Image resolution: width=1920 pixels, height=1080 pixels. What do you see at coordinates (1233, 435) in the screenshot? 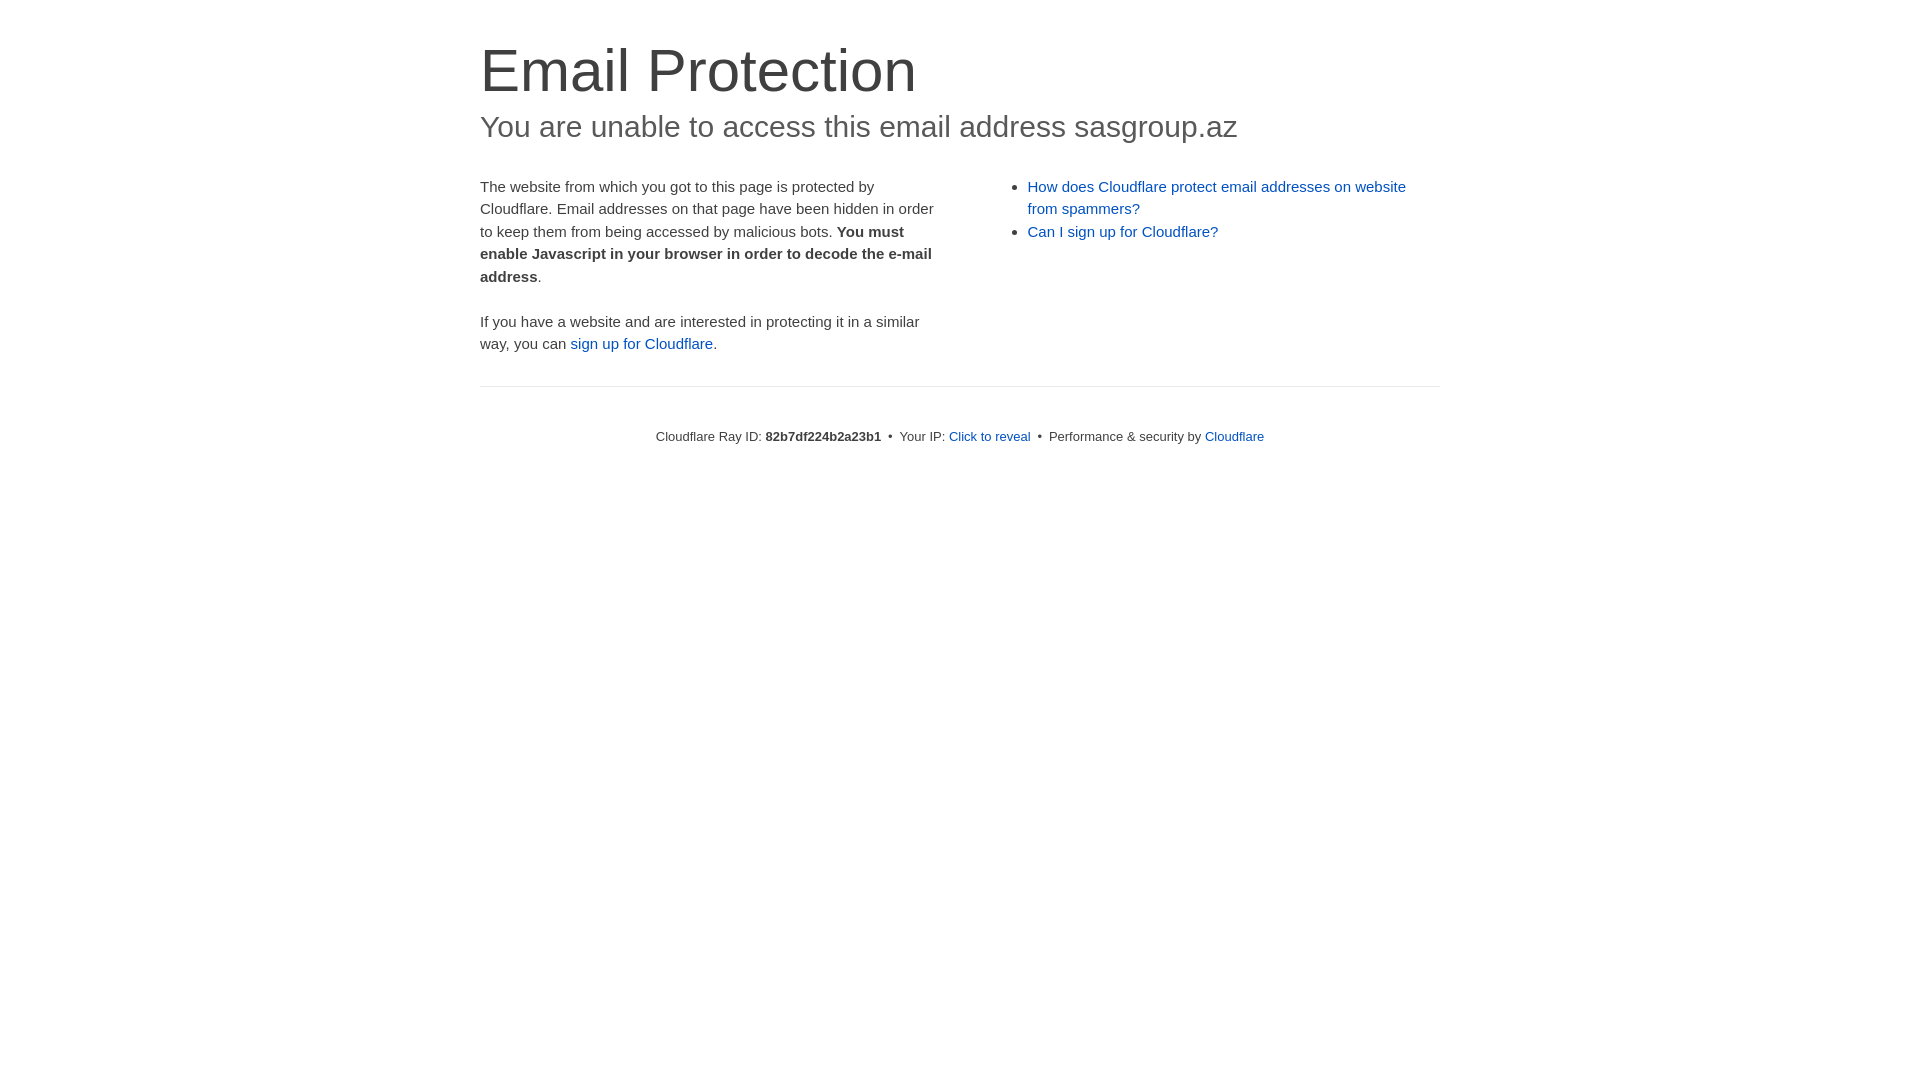
I see `'Cloudflare'` at bounding box center [1233, 435].